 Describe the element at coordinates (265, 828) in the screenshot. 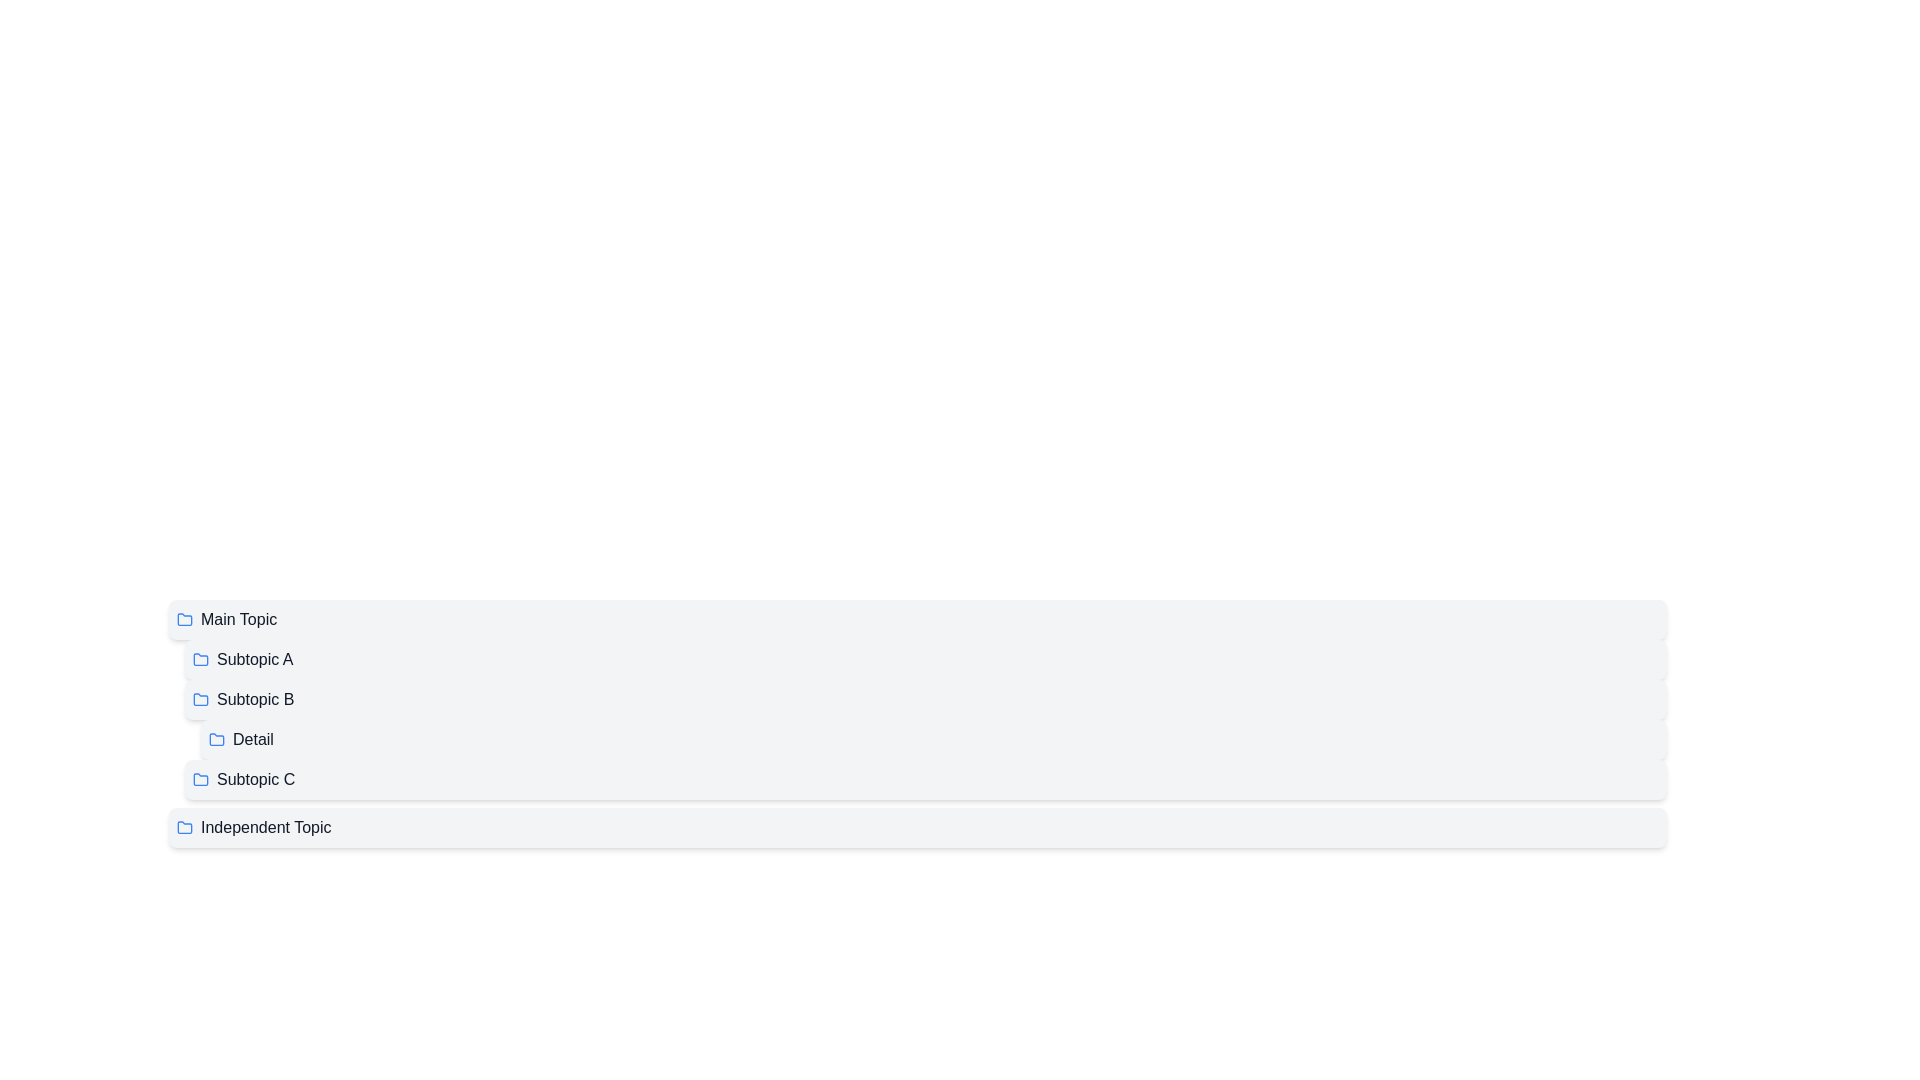

I see `the text label 'Independent Topic'` at that location.